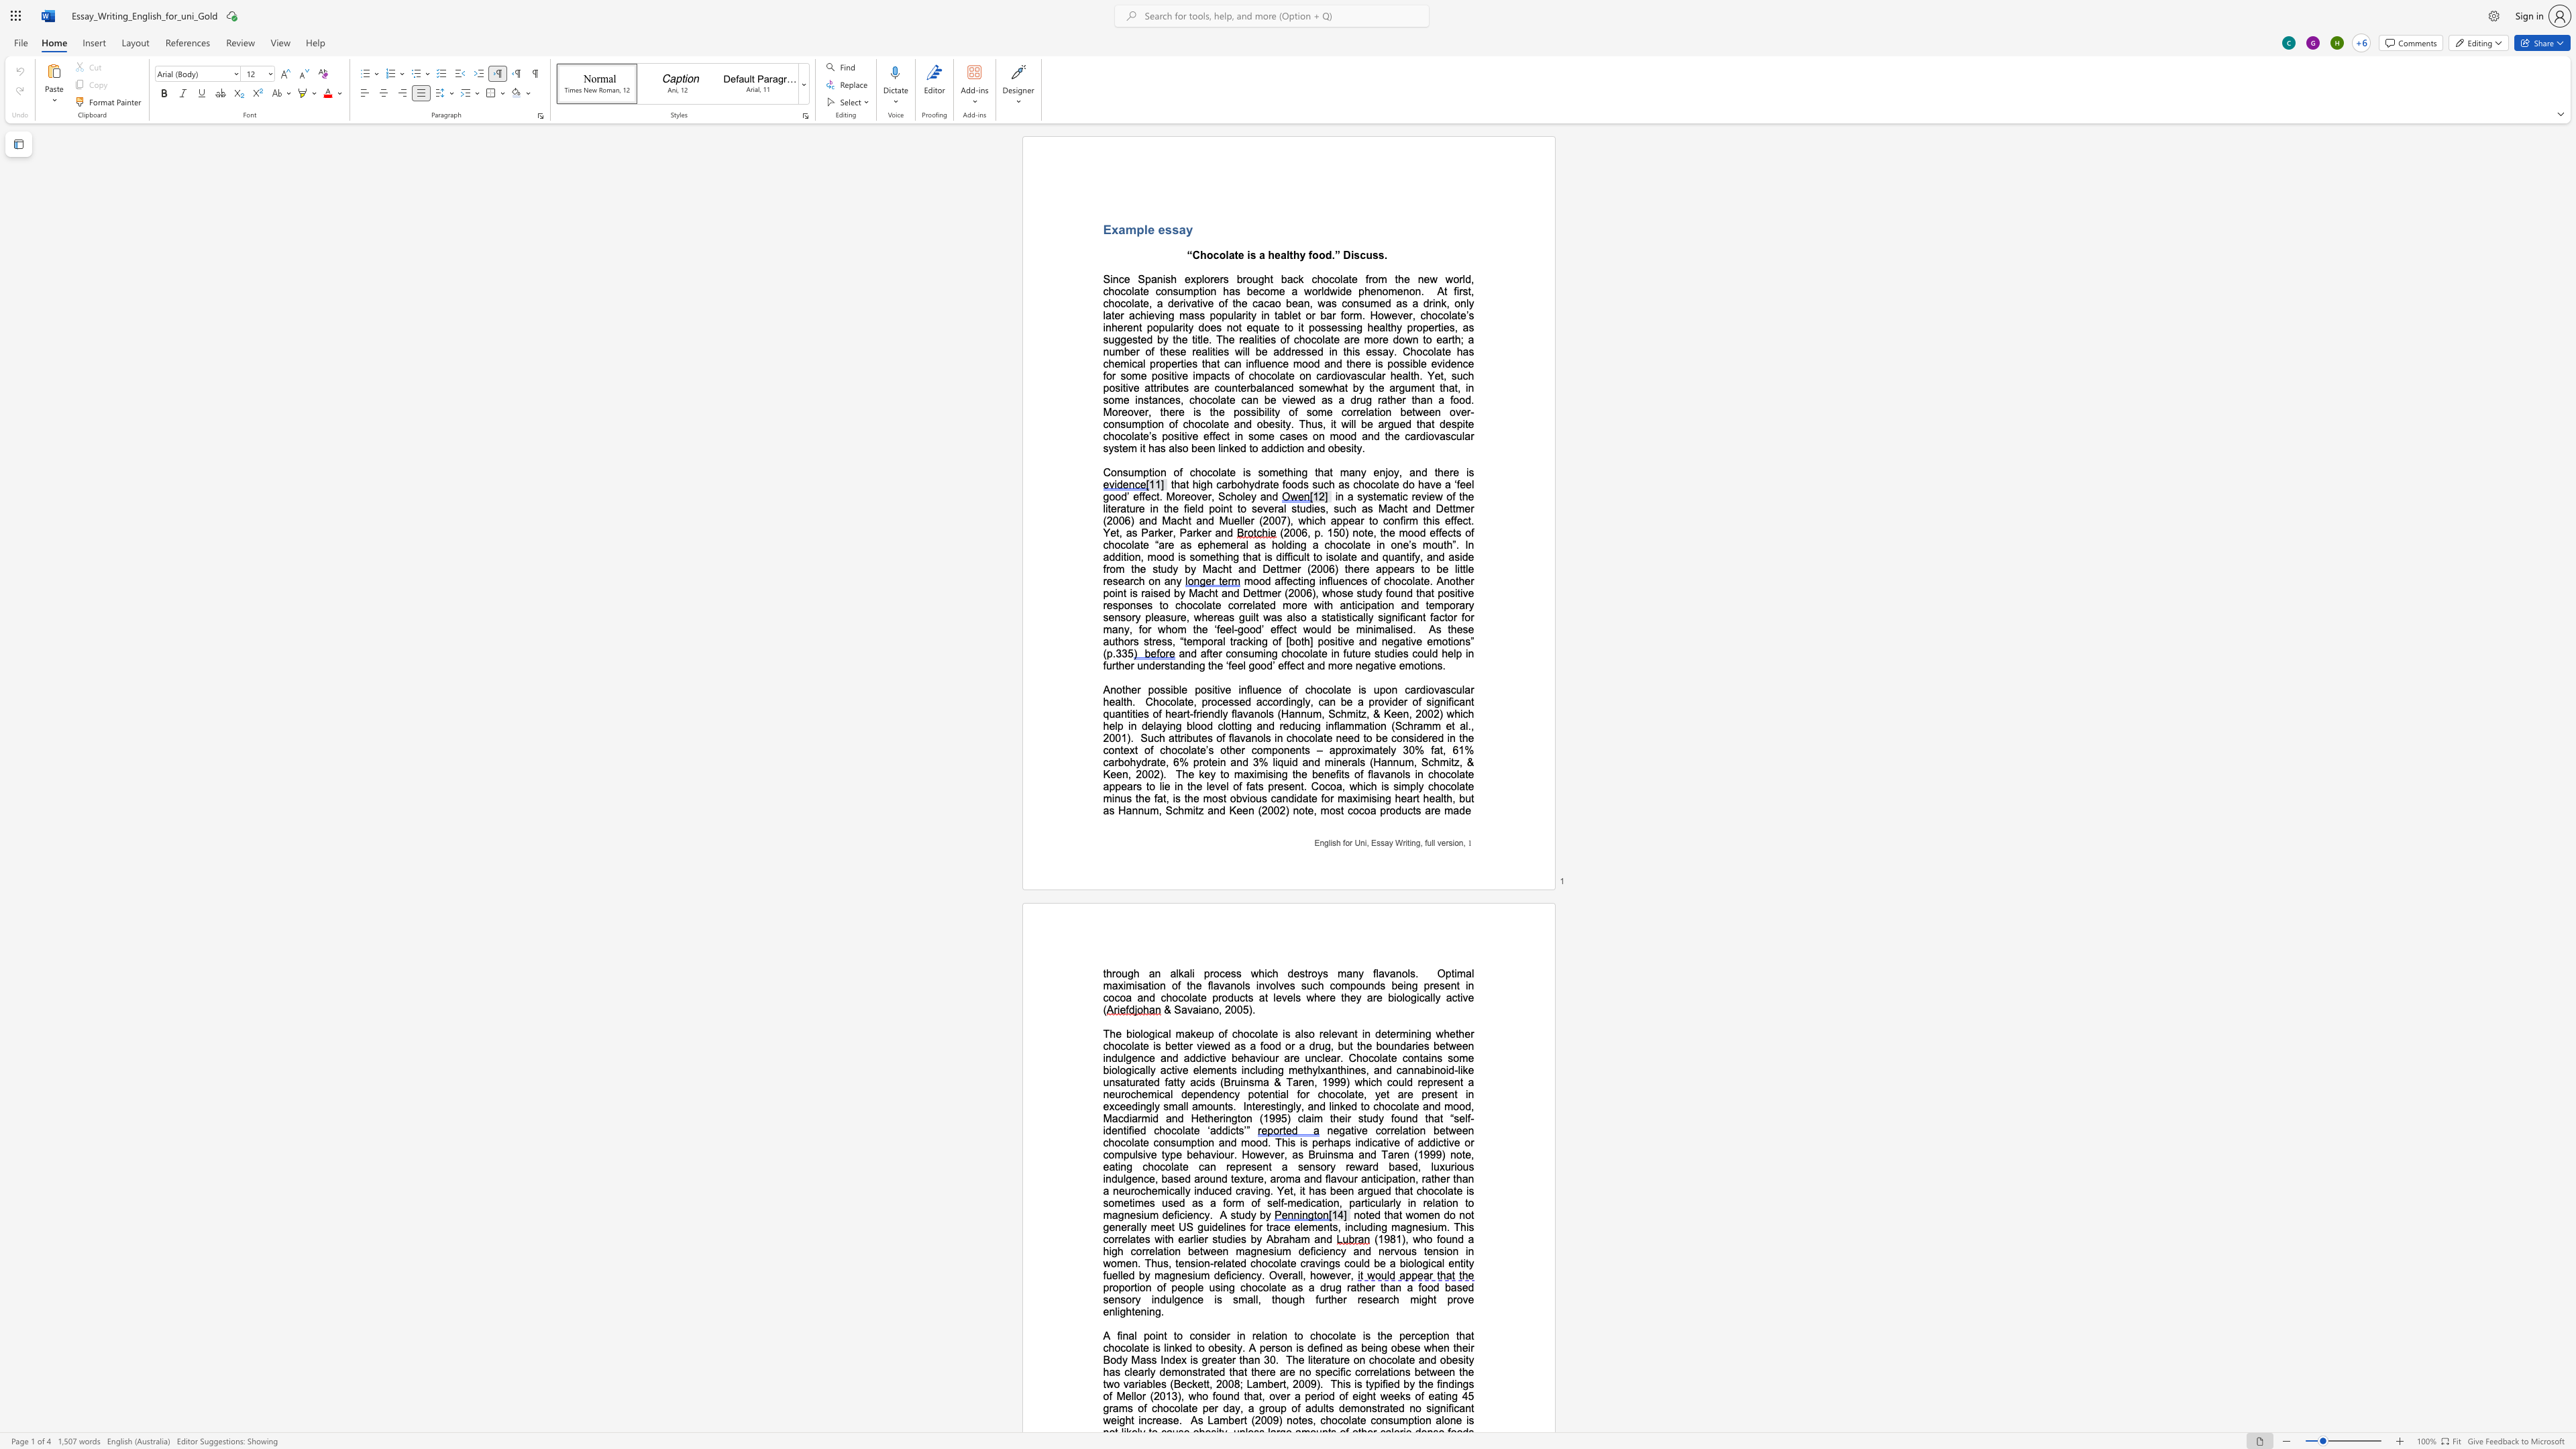  Describe the element at coordinates (1275, 689) in the screenshot. I see `the space between the continuous character "c" and "e" in the text` at that location.